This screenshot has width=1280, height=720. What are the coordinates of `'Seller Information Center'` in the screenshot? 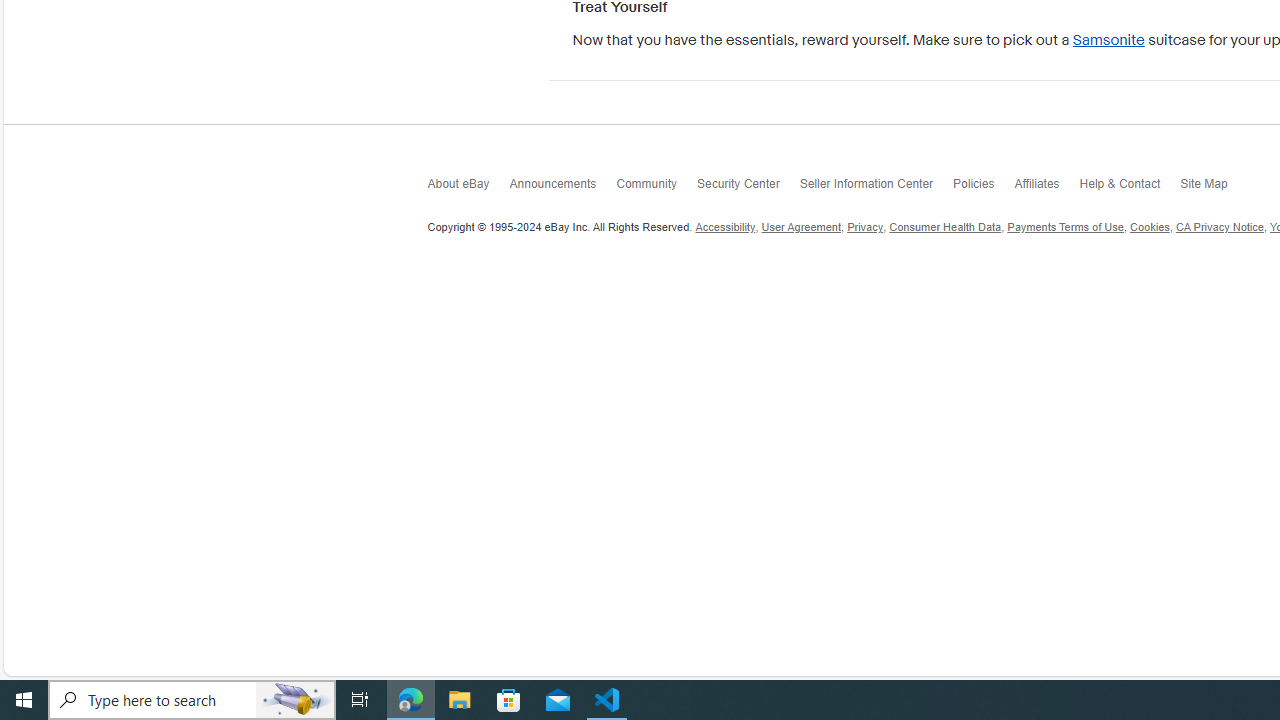 It's located at (876, 189).